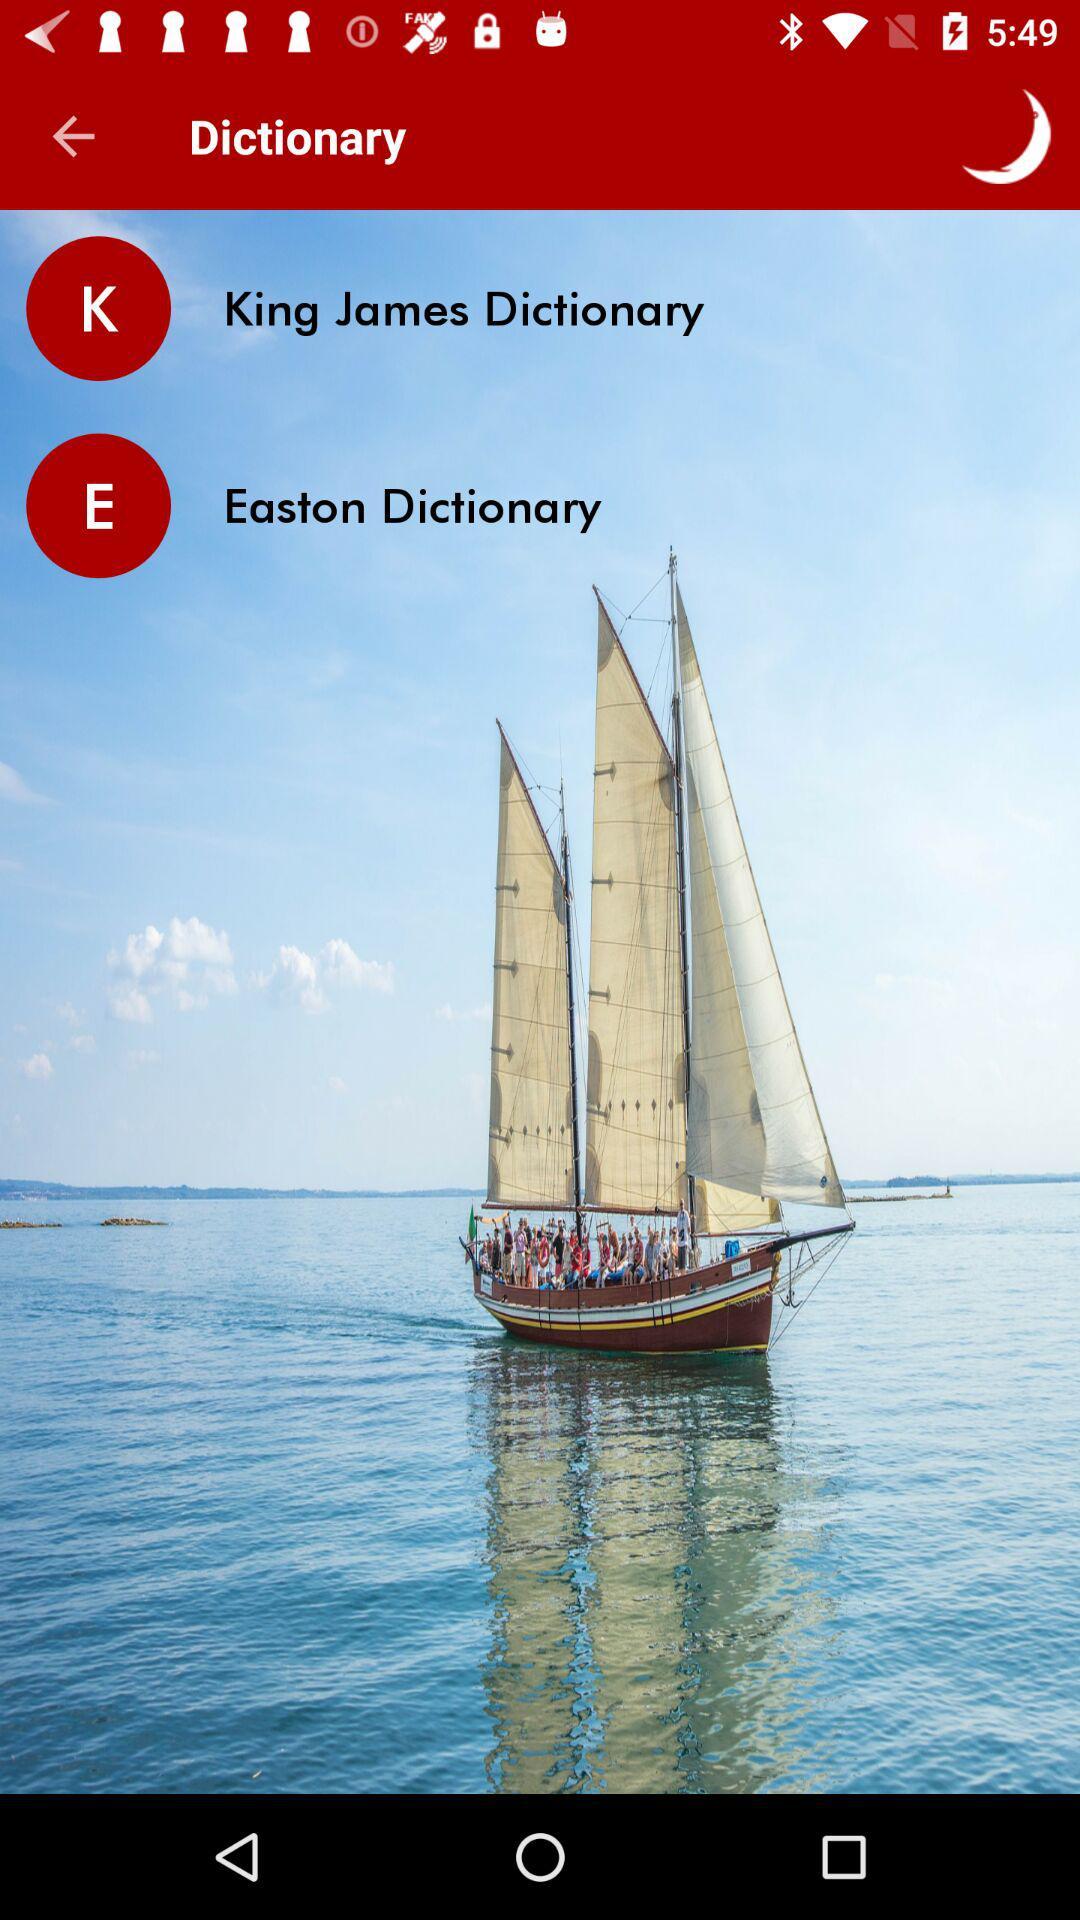 This screenshot has width=1080, height=1920. Describe the element at coordinates (72, 135) in the screenshot. I see `goto back` at that location.